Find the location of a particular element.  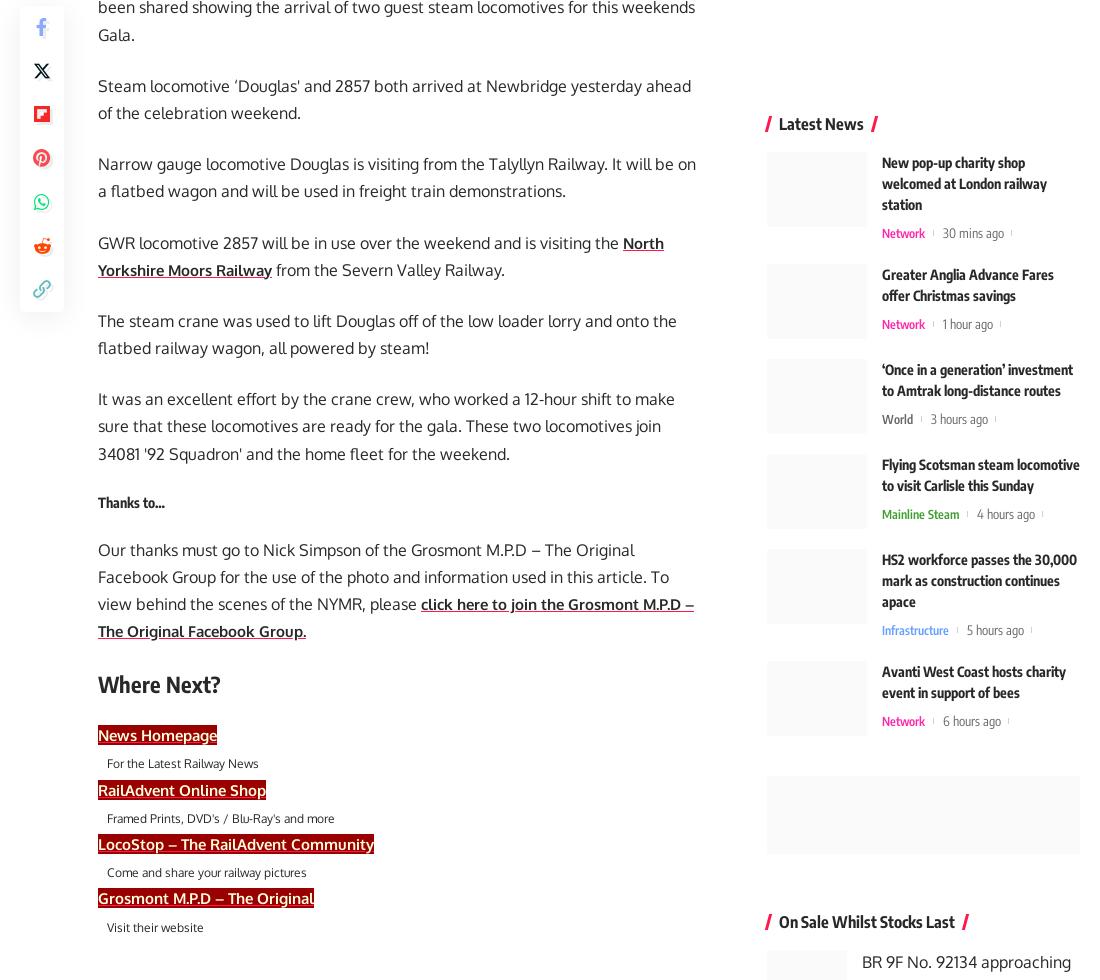

'On Sale Whilst Stocks Last' is located at coordinates (778, 916).